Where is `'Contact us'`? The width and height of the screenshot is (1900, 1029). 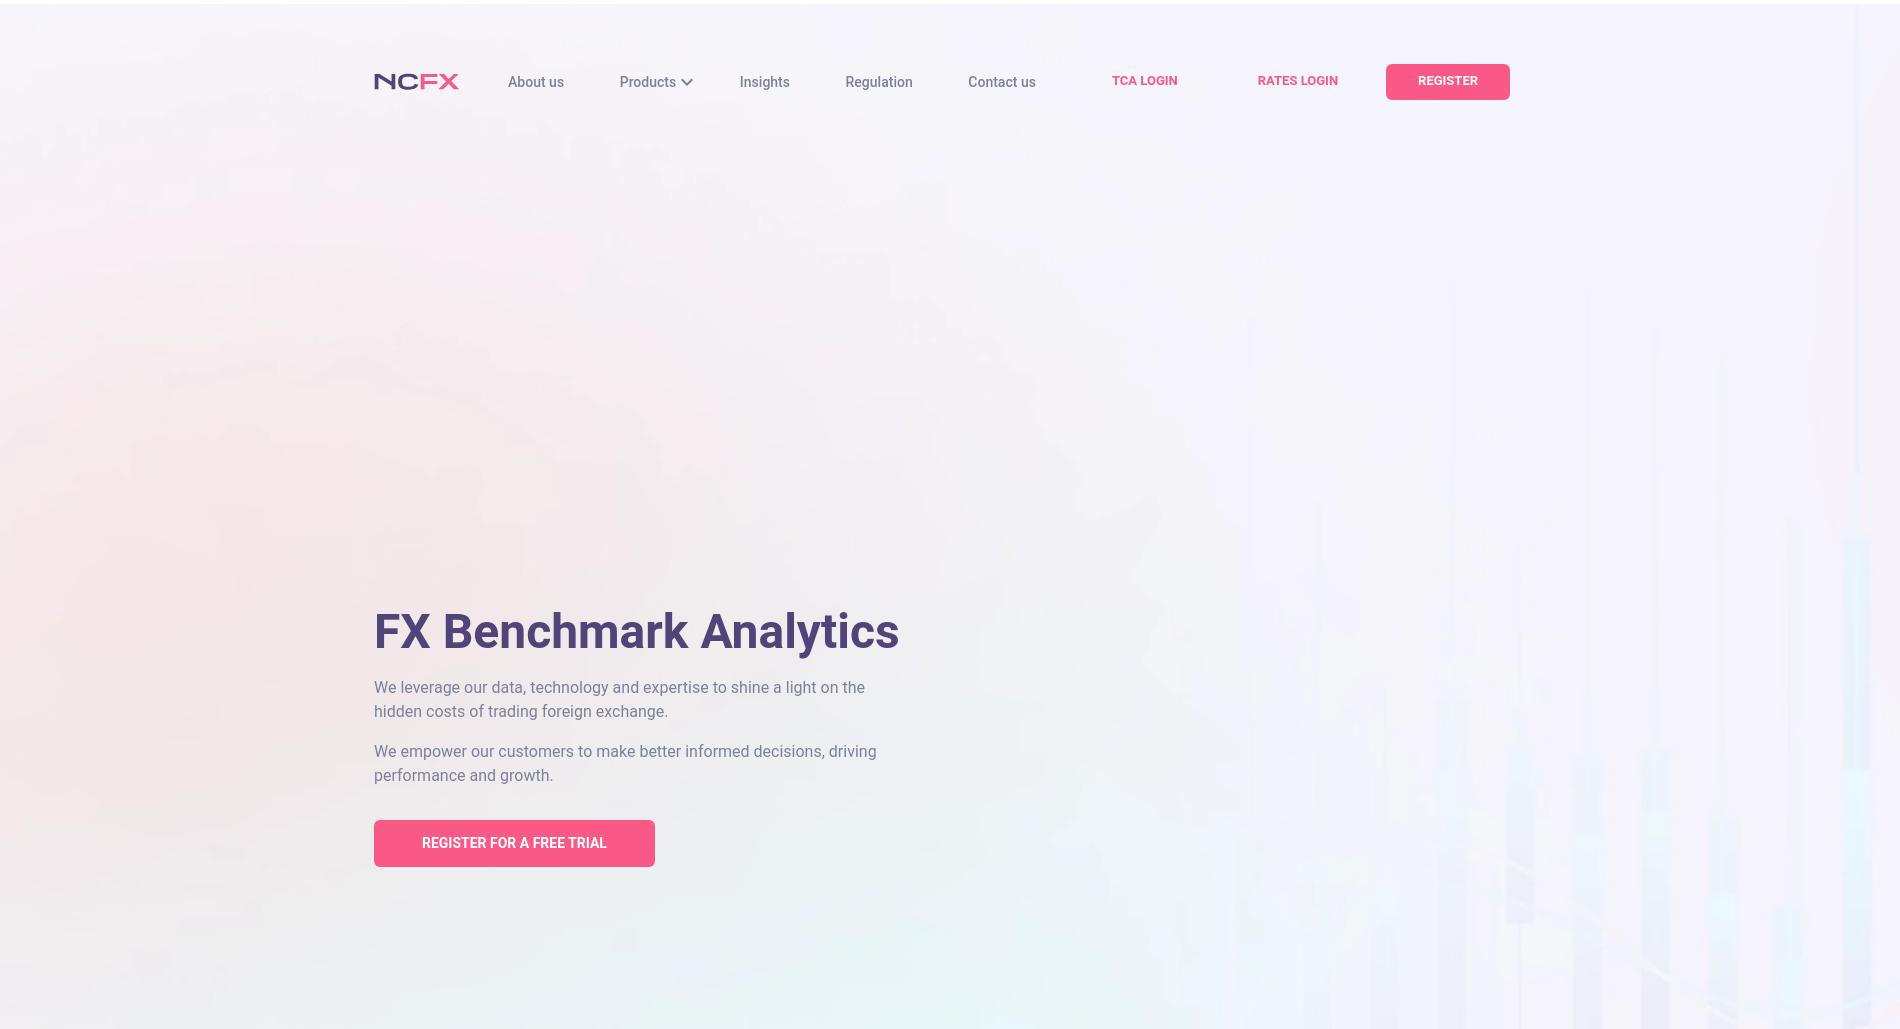
'Contact us' is located at coordinates (1001, 79).